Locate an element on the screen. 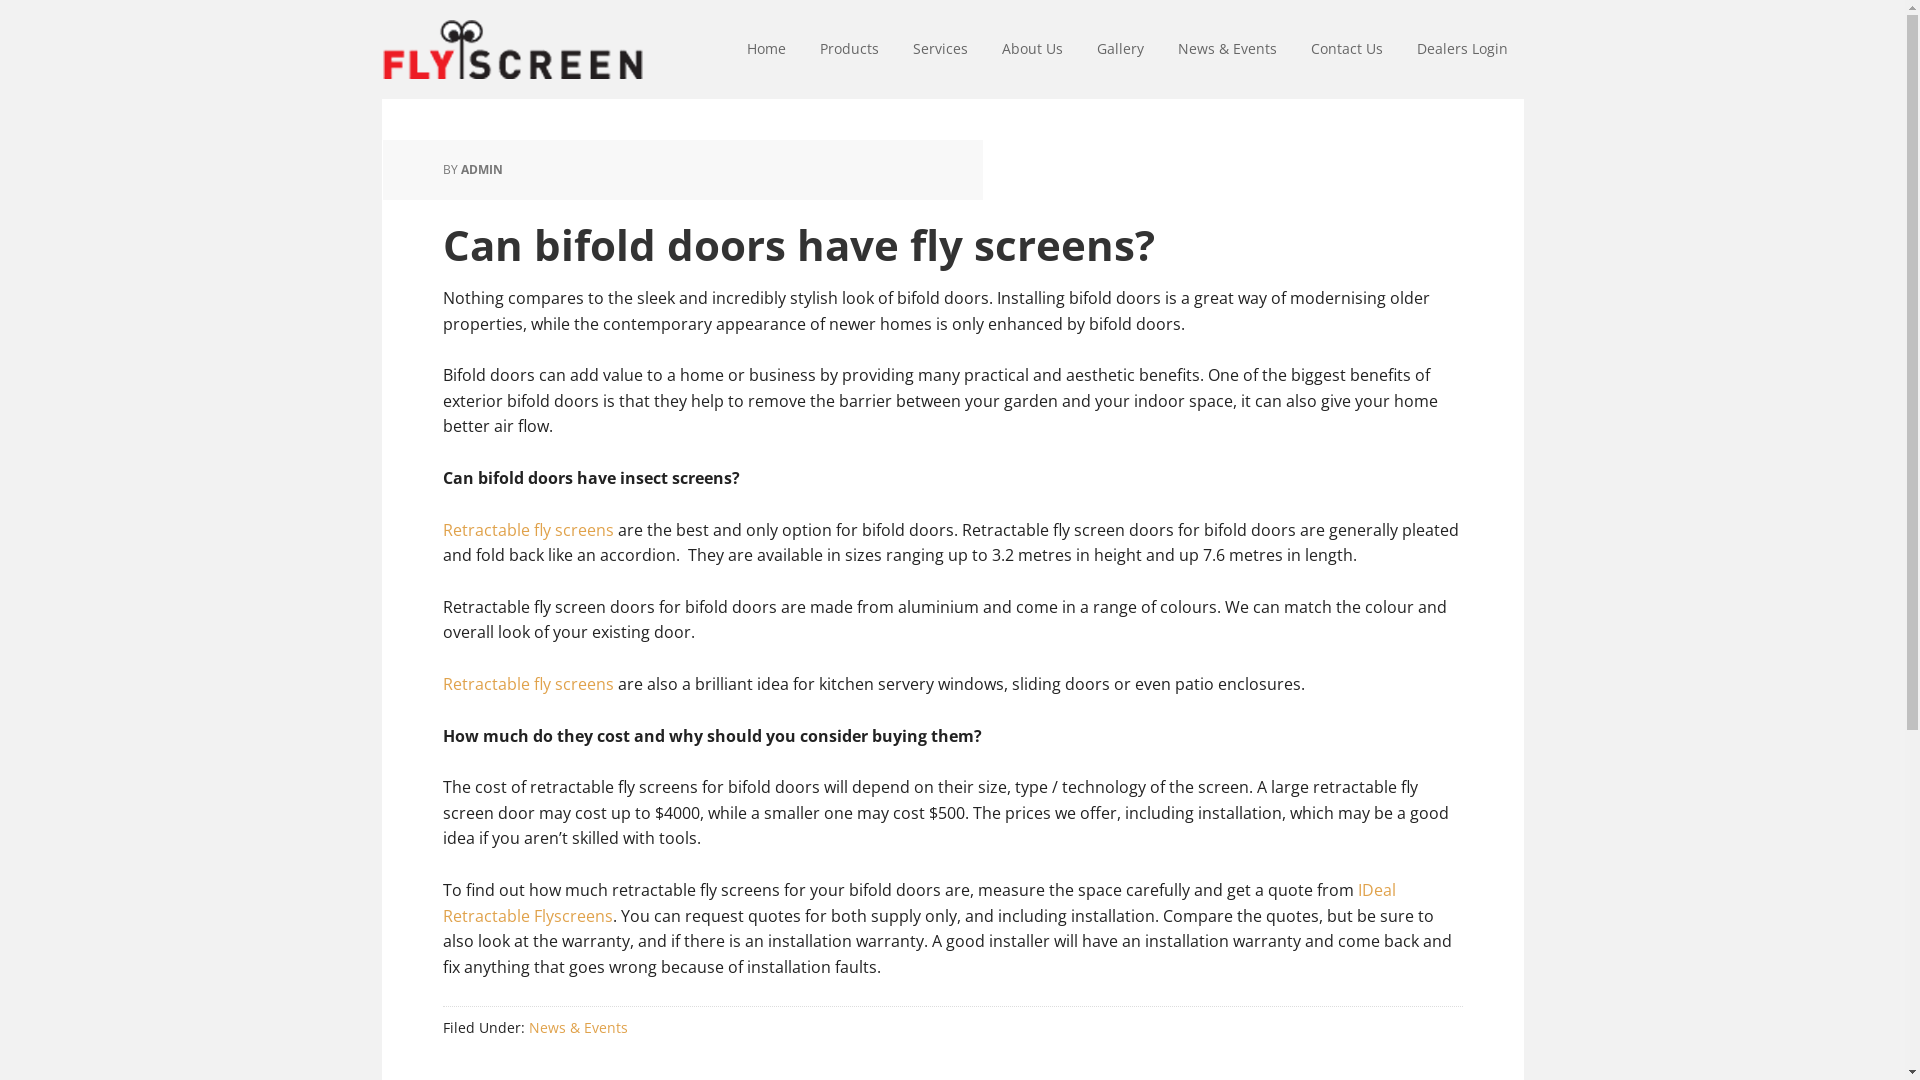 Image resolution: width=1920 pixels, height=1080 pixels. 'News & Events' is located at coordinates (576, 1027).